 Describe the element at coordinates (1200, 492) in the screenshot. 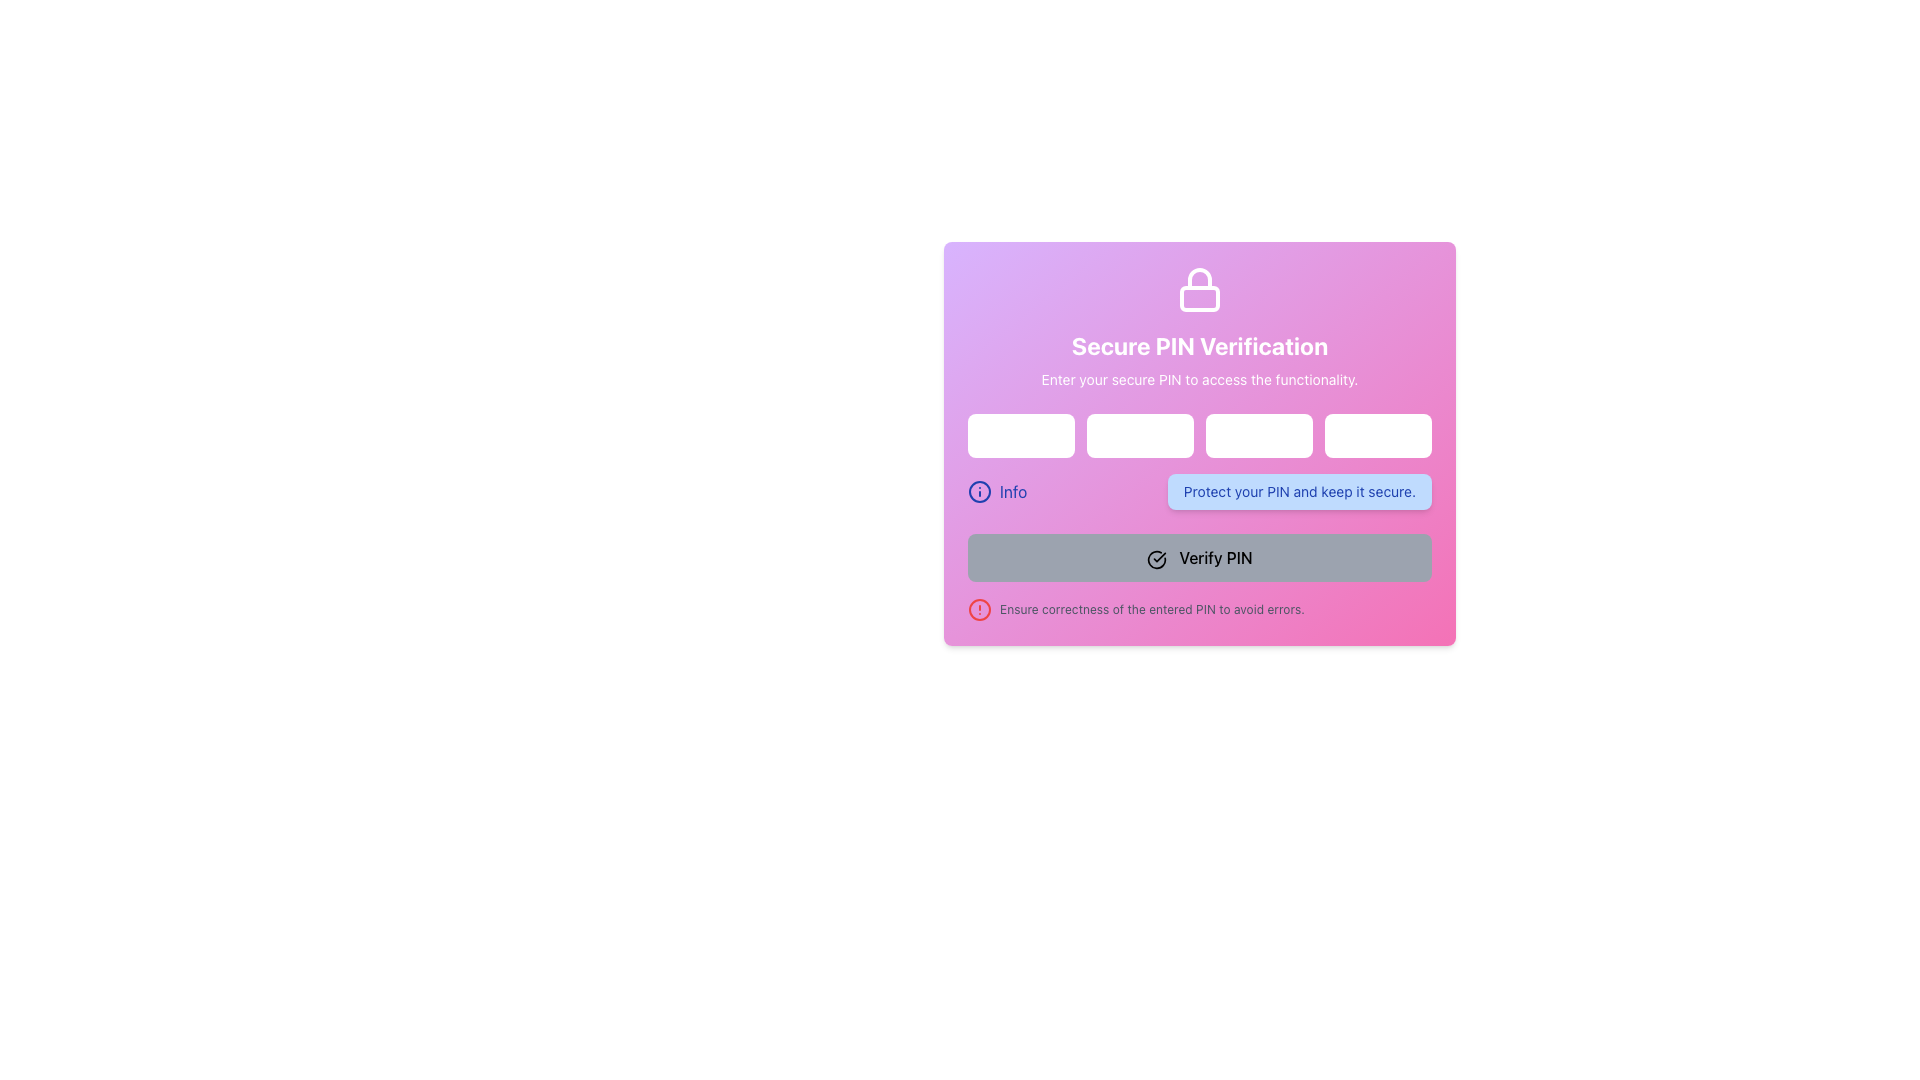

I see `the 'Info' icon or text located within the rectangular blue box containing the text 'Protect your PIN and keep it secure.'` at that location.